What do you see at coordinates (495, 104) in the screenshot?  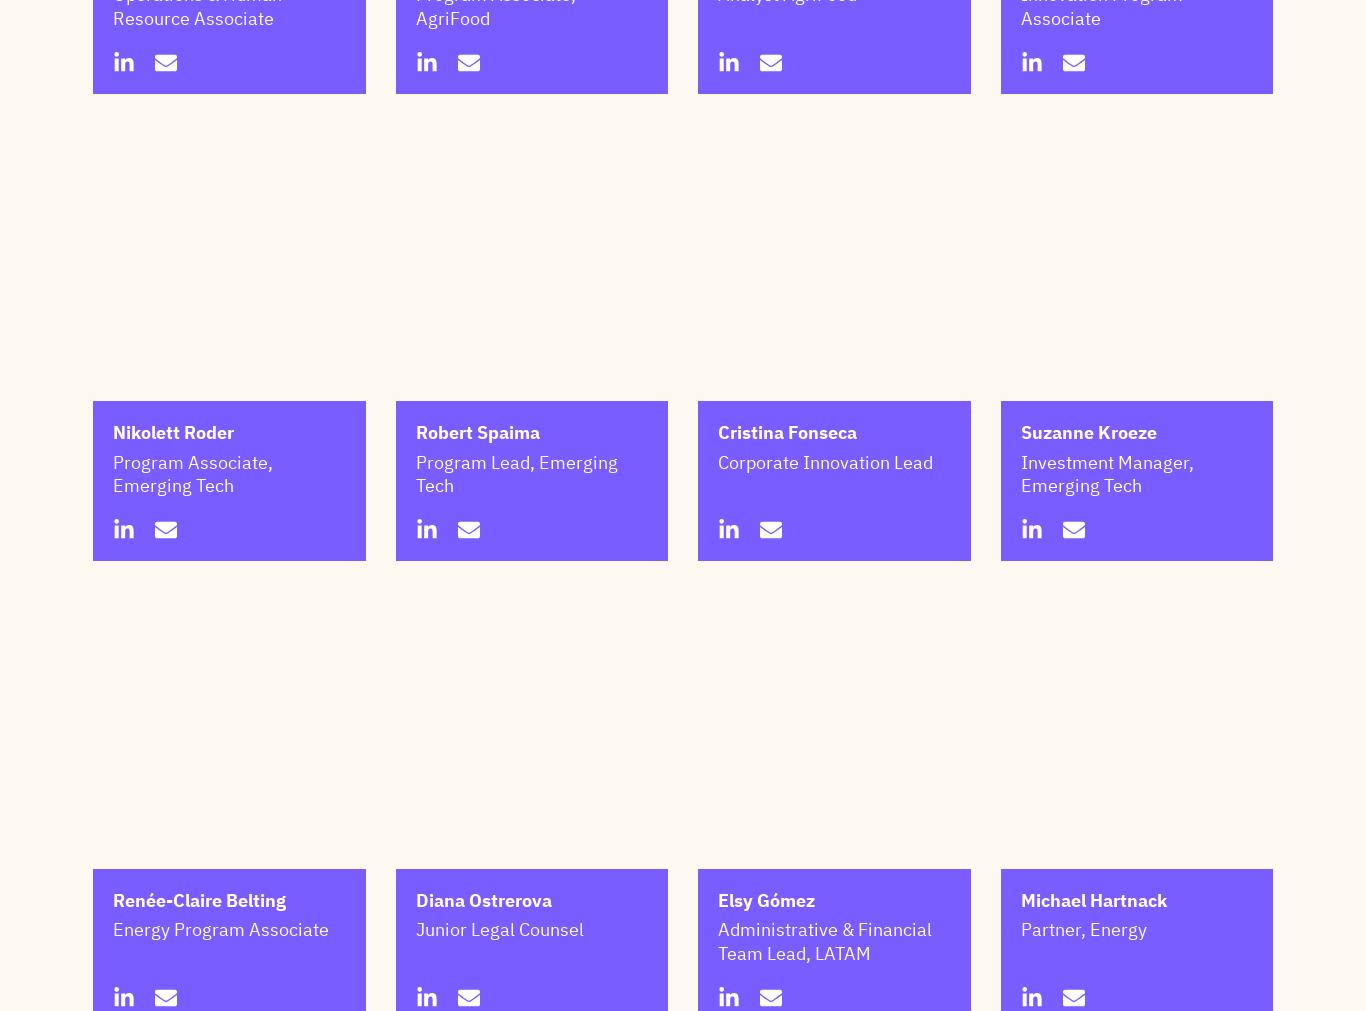 I see `'Program Associate, AgriFood'` at bounding box center [495, 104].